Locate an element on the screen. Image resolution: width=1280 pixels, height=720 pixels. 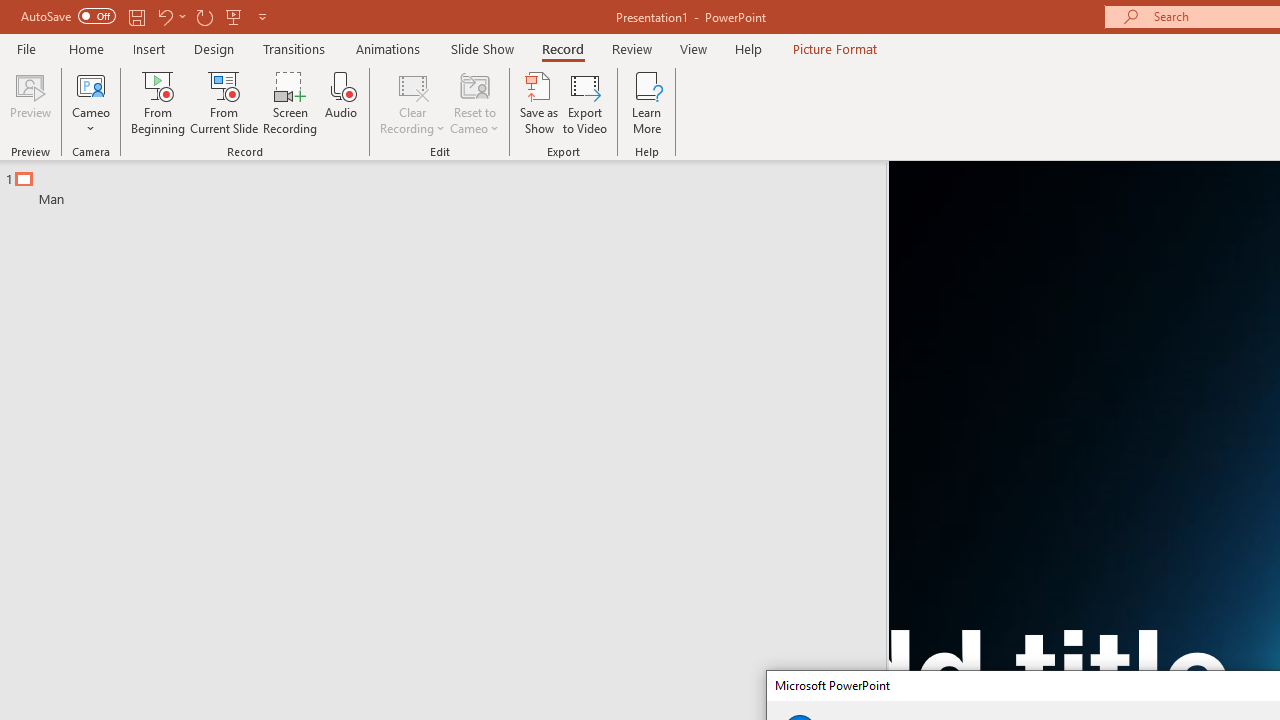
'Picture Format' is located at coordinates (835, 48).